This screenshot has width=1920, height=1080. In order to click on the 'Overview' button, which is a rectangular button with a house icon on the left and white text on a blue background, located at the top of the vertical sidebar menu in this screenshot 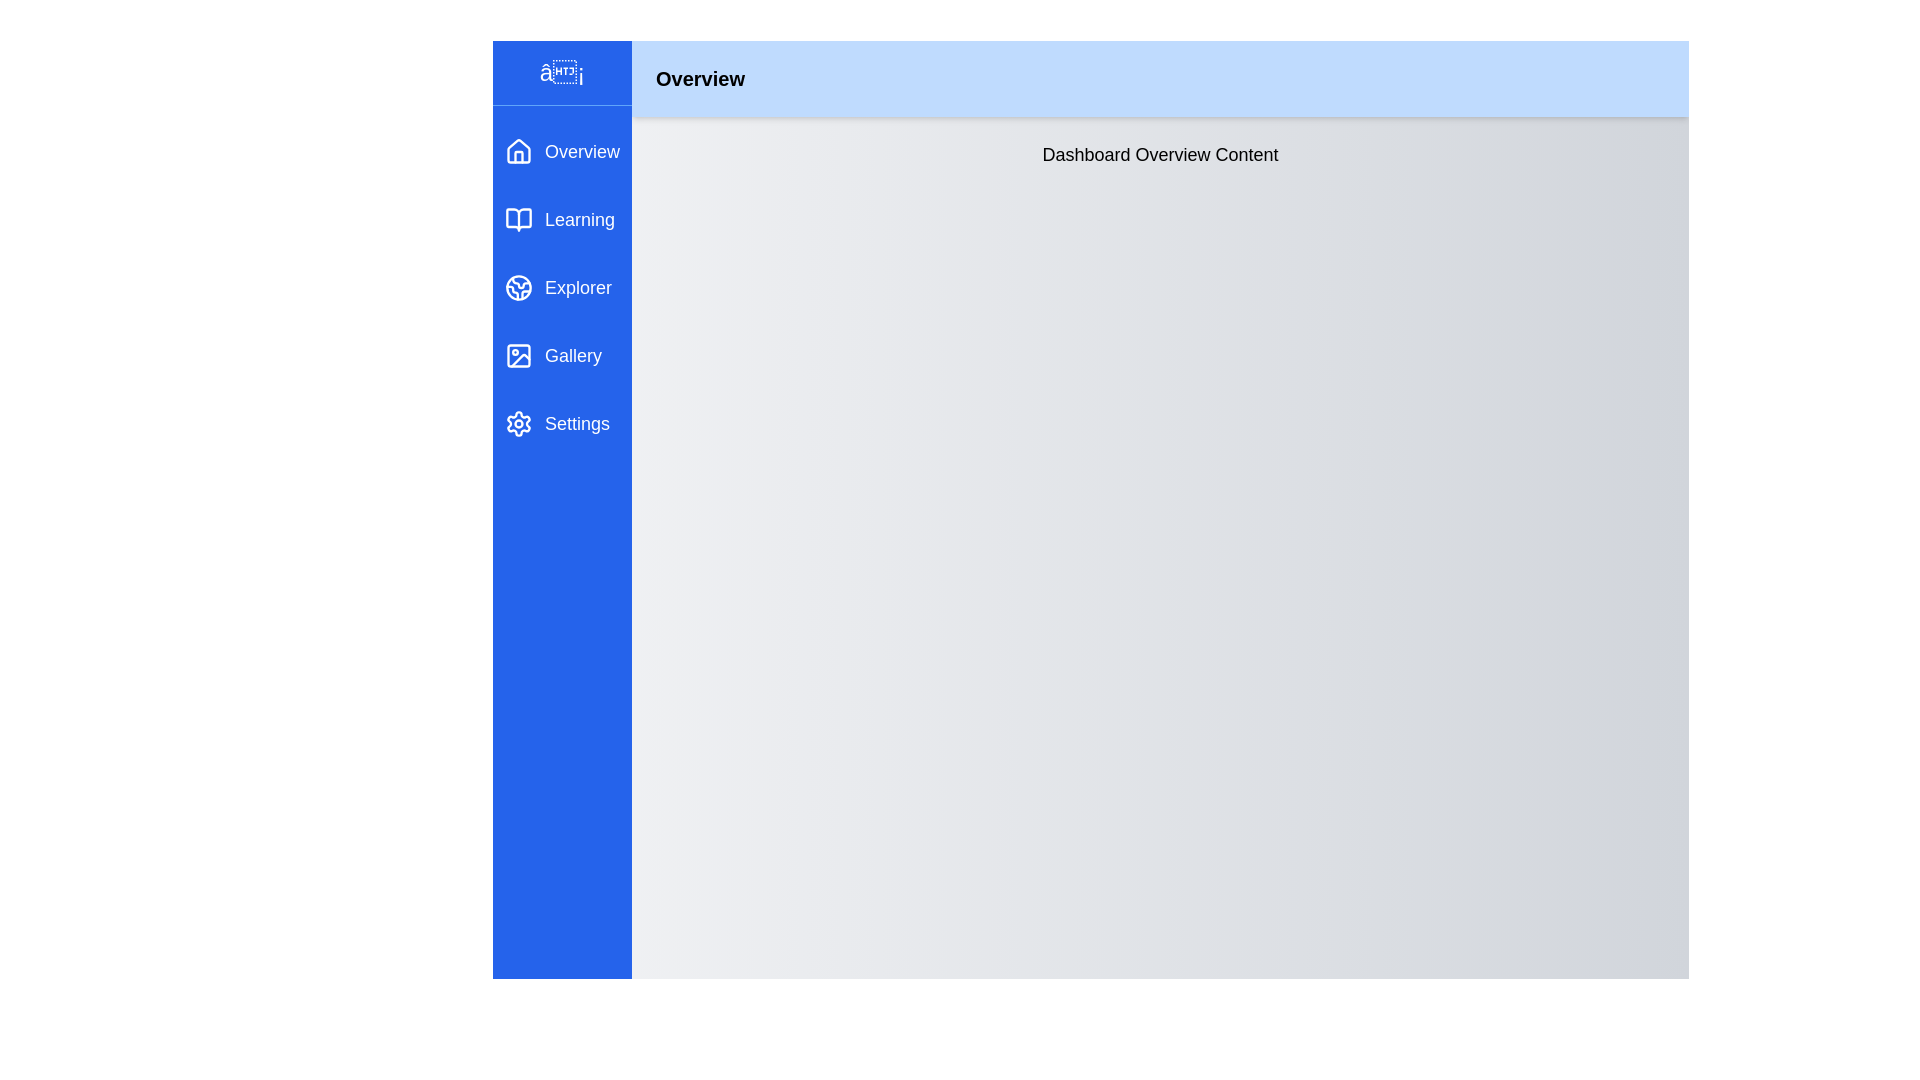, I will do `click(561, 150)`.